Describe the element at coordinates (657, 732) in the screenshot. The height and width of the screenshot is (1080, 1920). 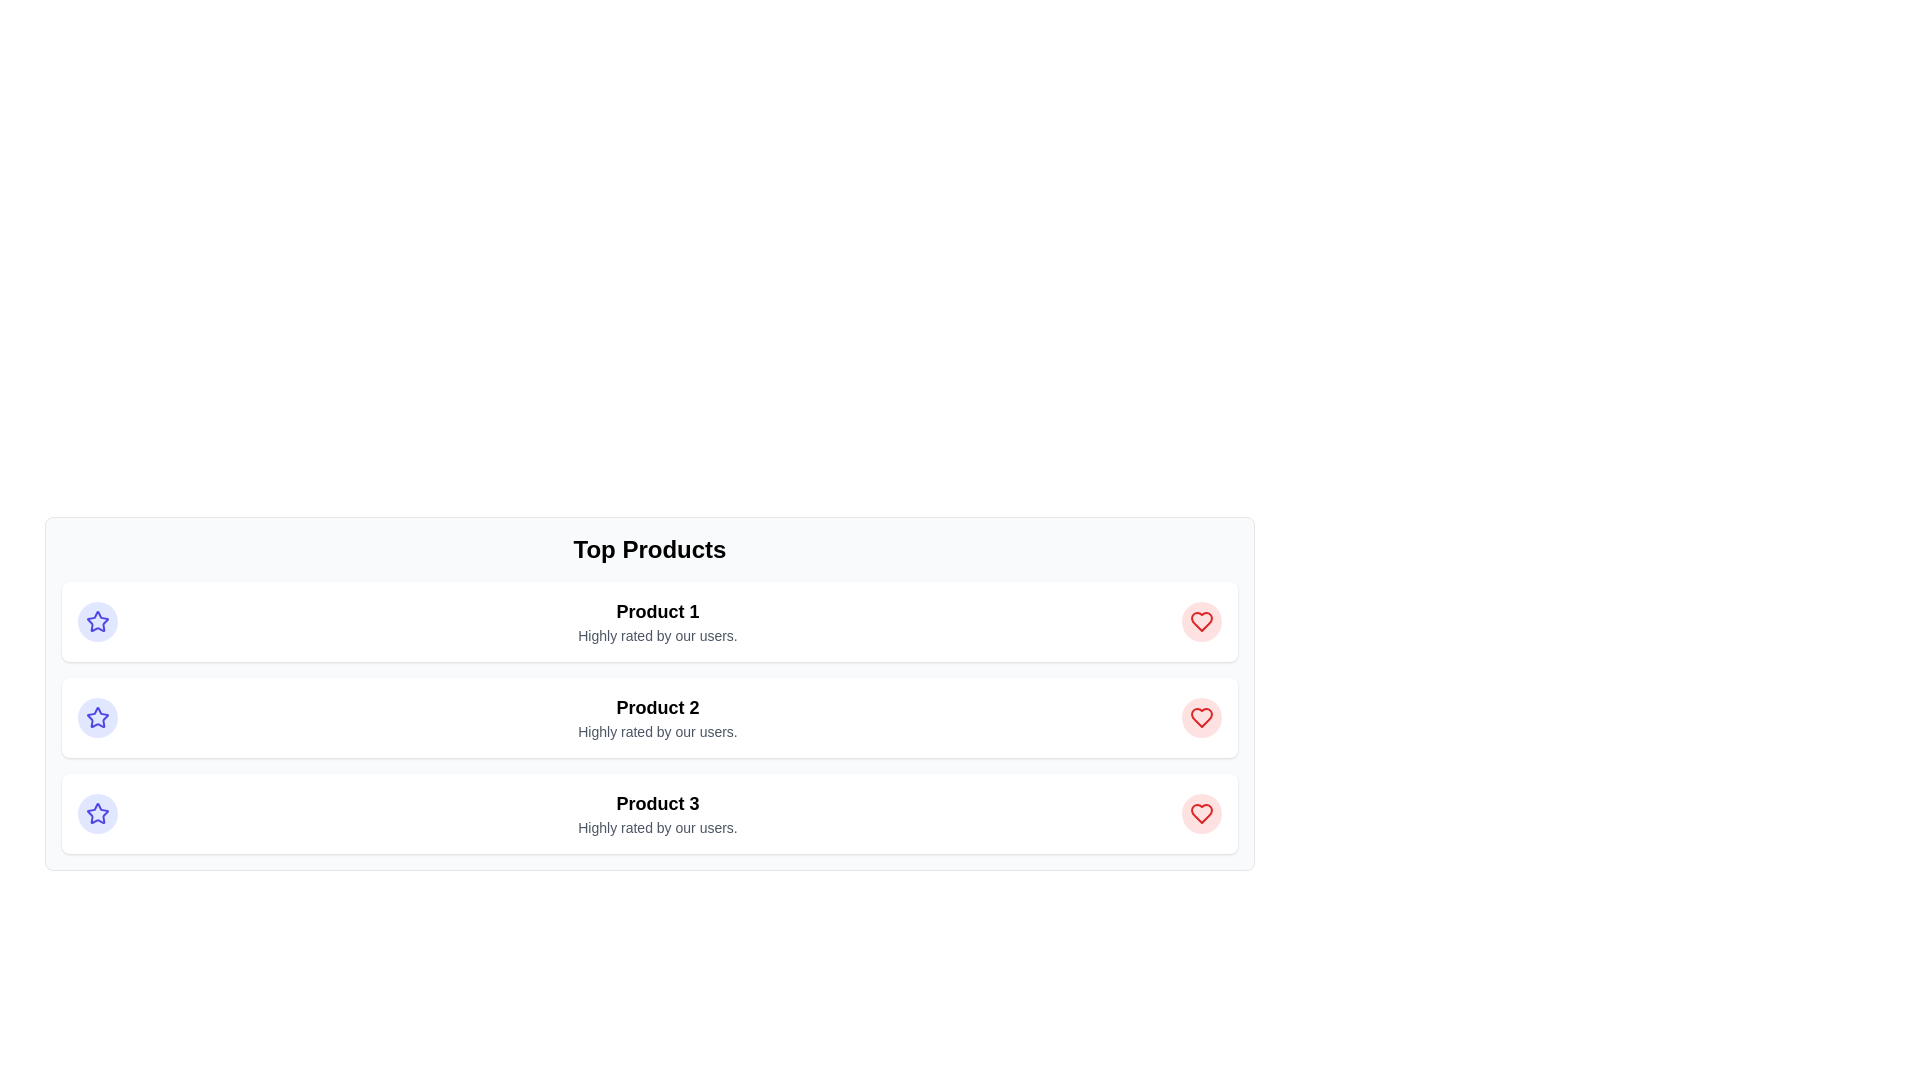
I see `the text display that reads 'Highly rated by our users.', which is positioned directly under the product name 'Product 2'` at that location.